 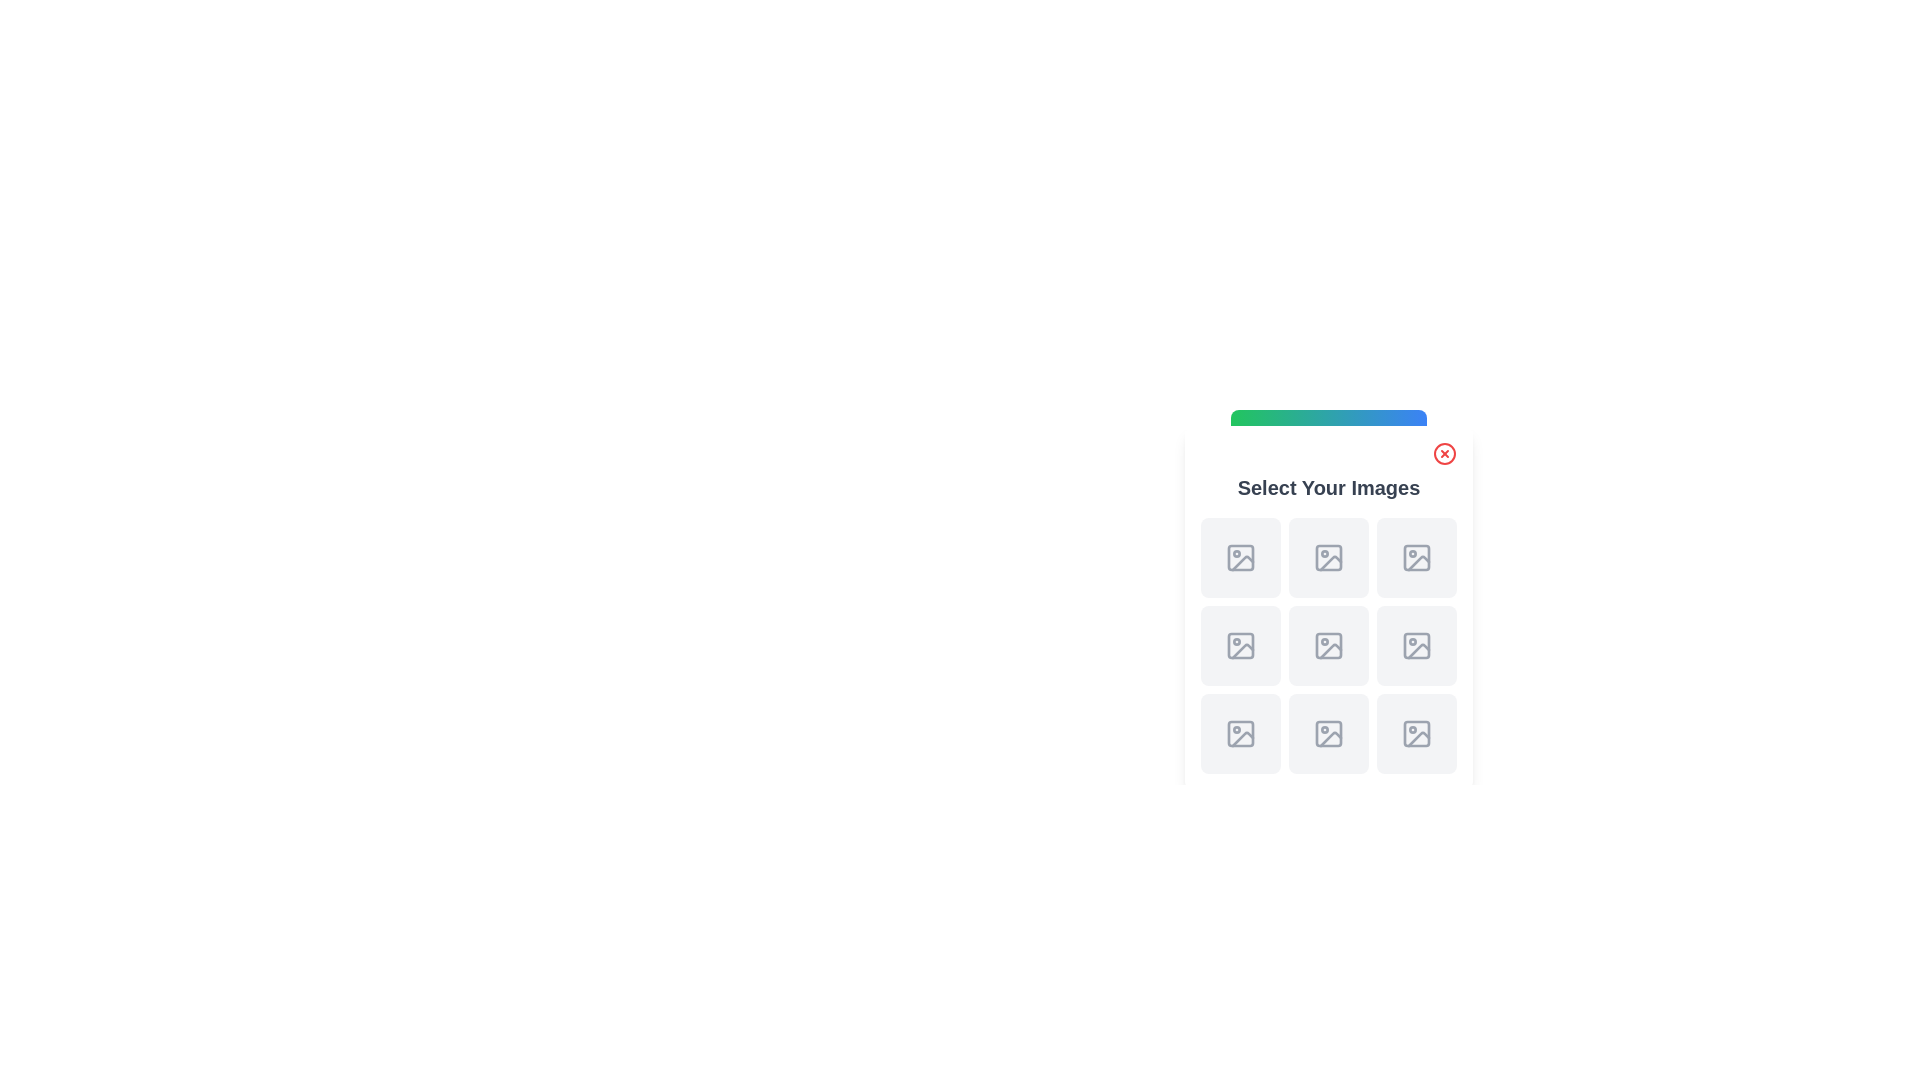 I want to click on the static text indicating a toggle action for the gallery, which is centrally aligned within the interactive button located at the top-center of the vertical layout, so click(x=1344, y=434).